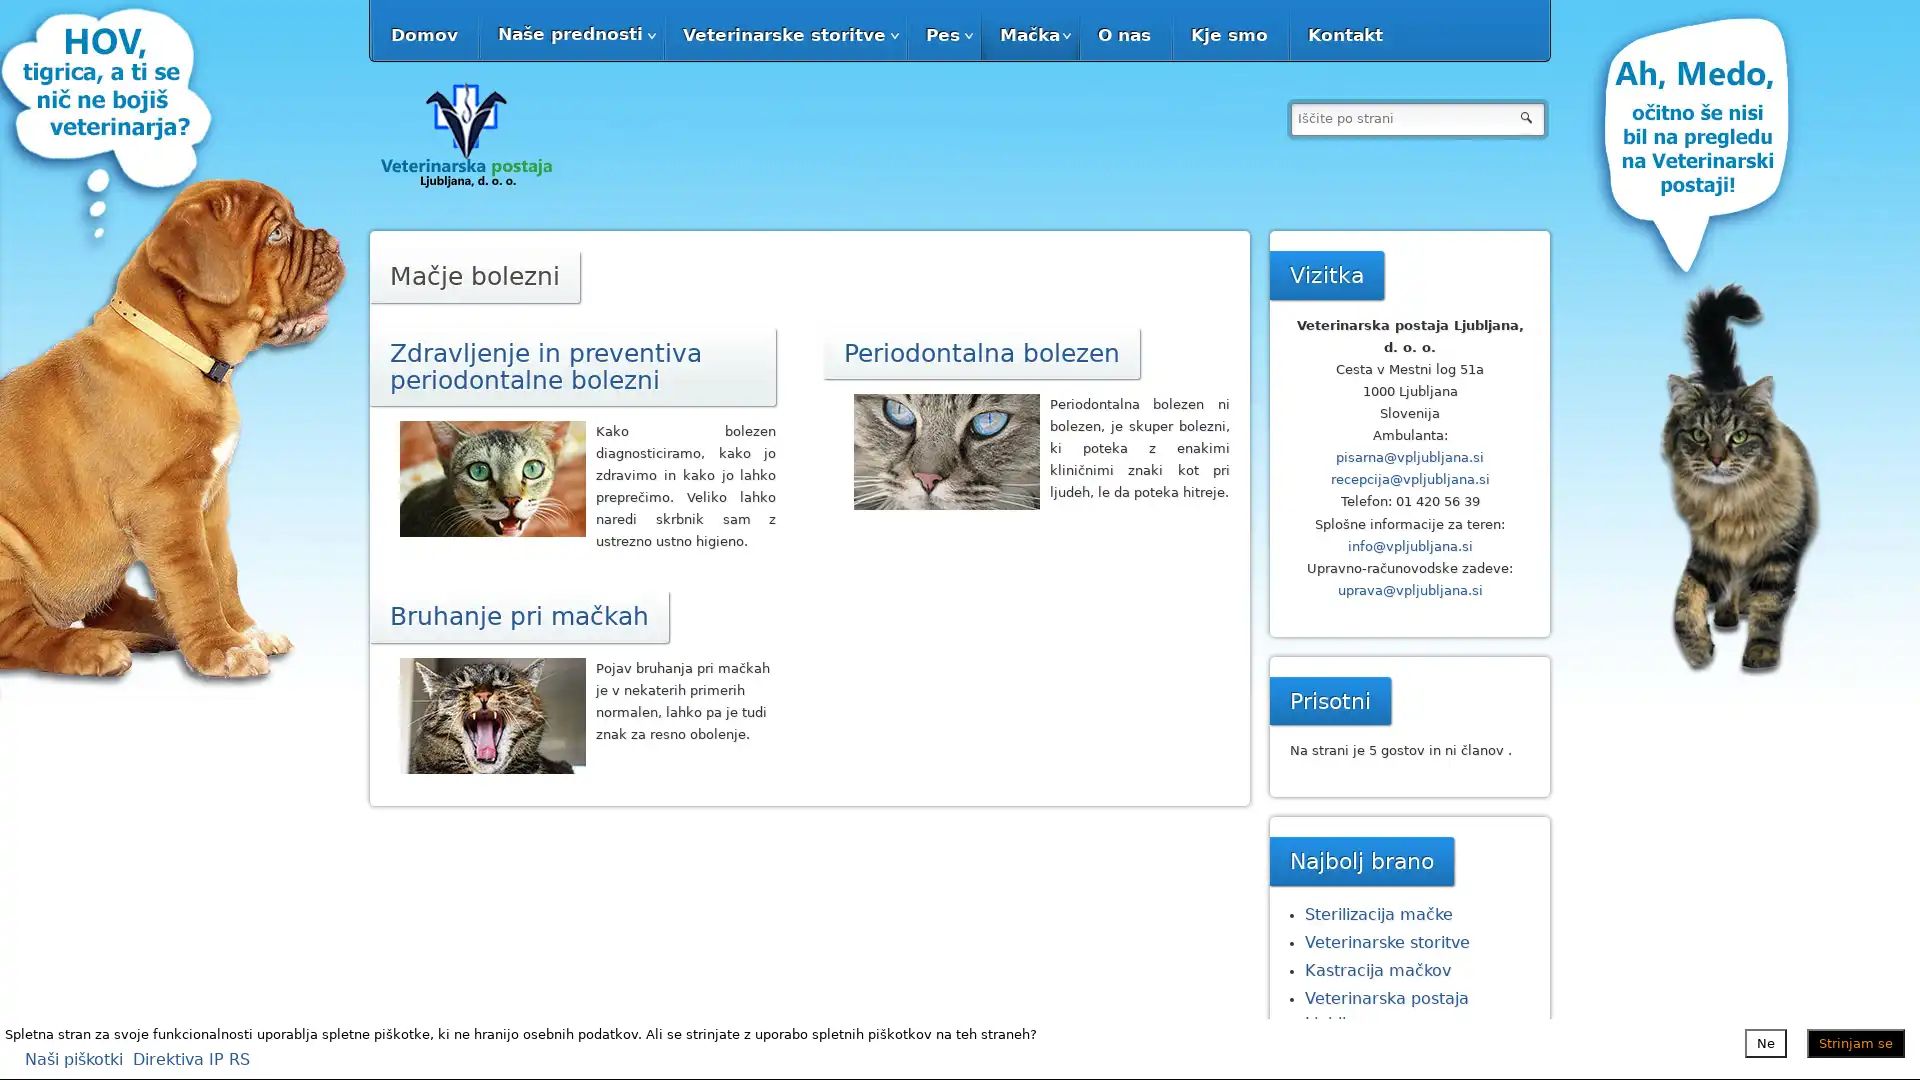  I want to click on Strinjam se, so click(1855, 1041).